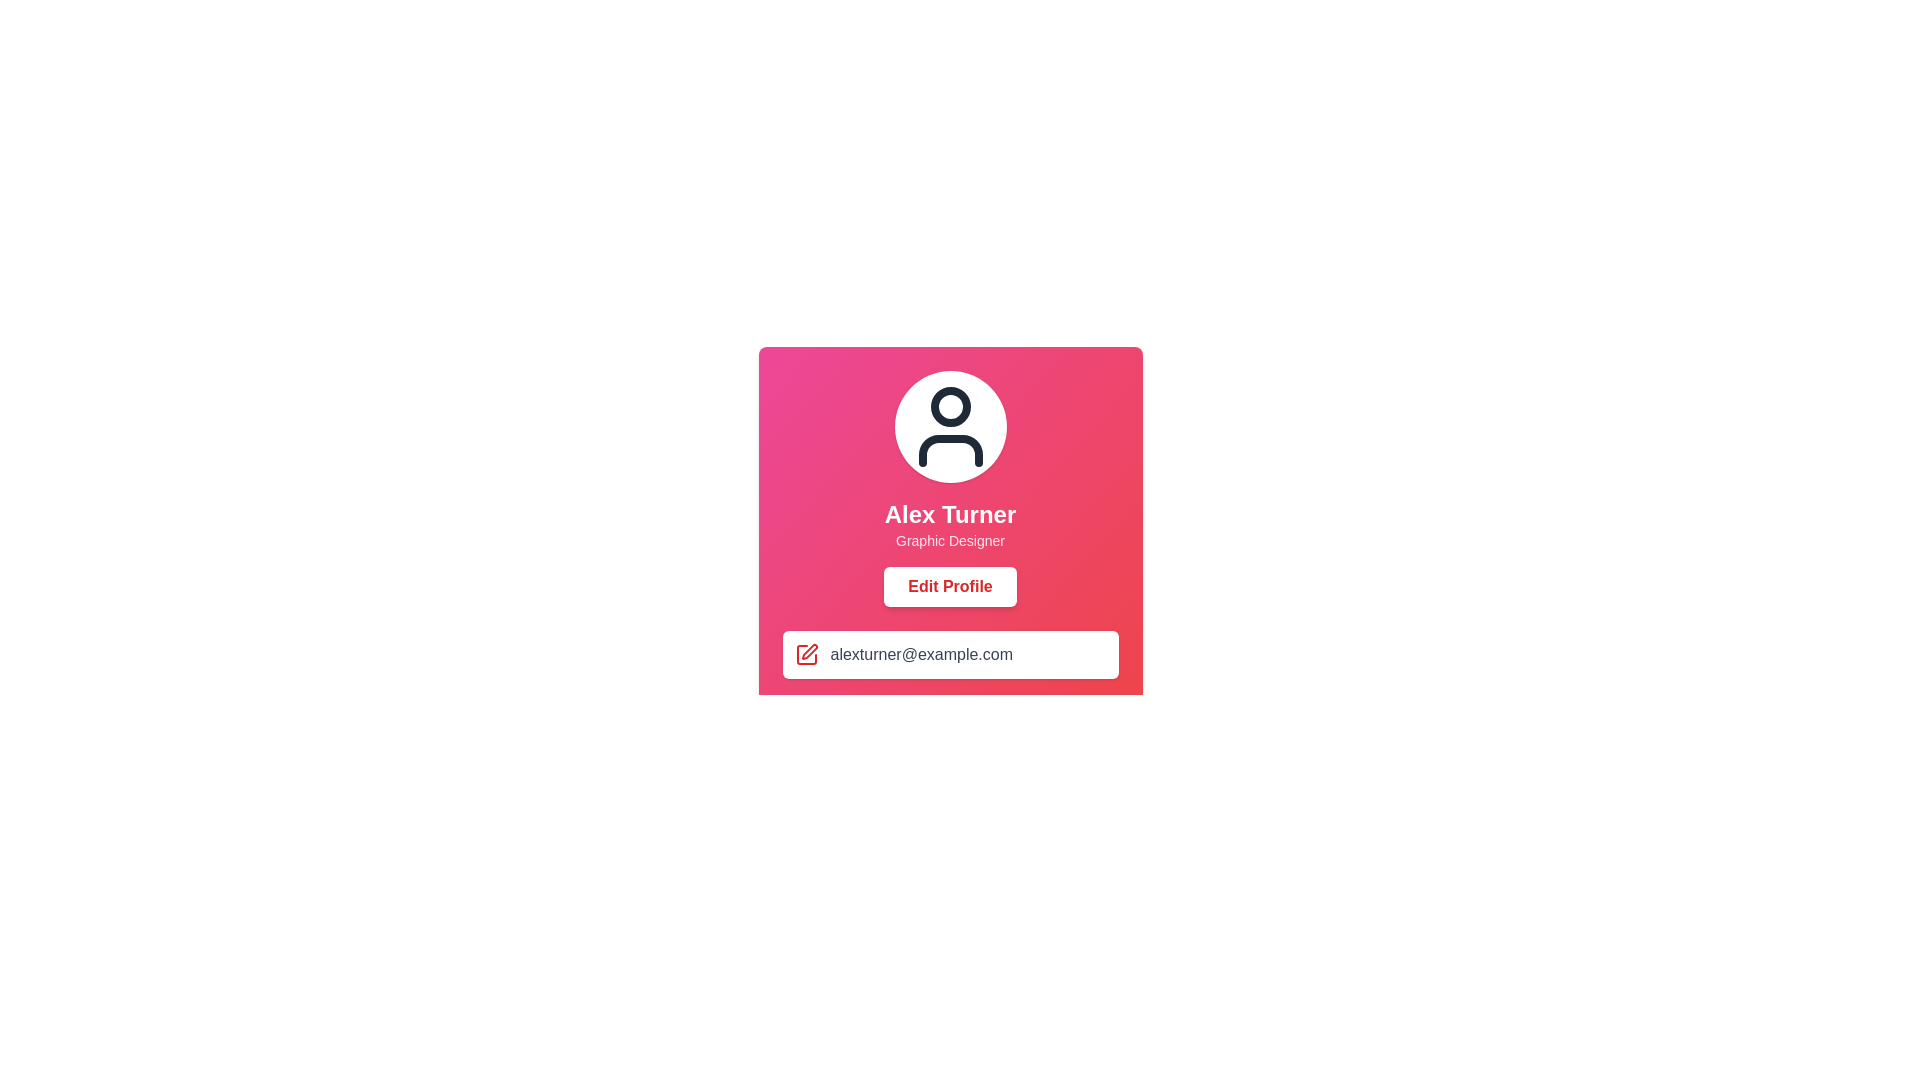 Image resolution: width=1920 pixels, height=1080 pixels. What do you see at coordinates (806, 655) in the screenshot?
I see `the edit button located to the left of the email address 'alexturner@example.com' to initiate an edit action` at bounding box center [806, 655].